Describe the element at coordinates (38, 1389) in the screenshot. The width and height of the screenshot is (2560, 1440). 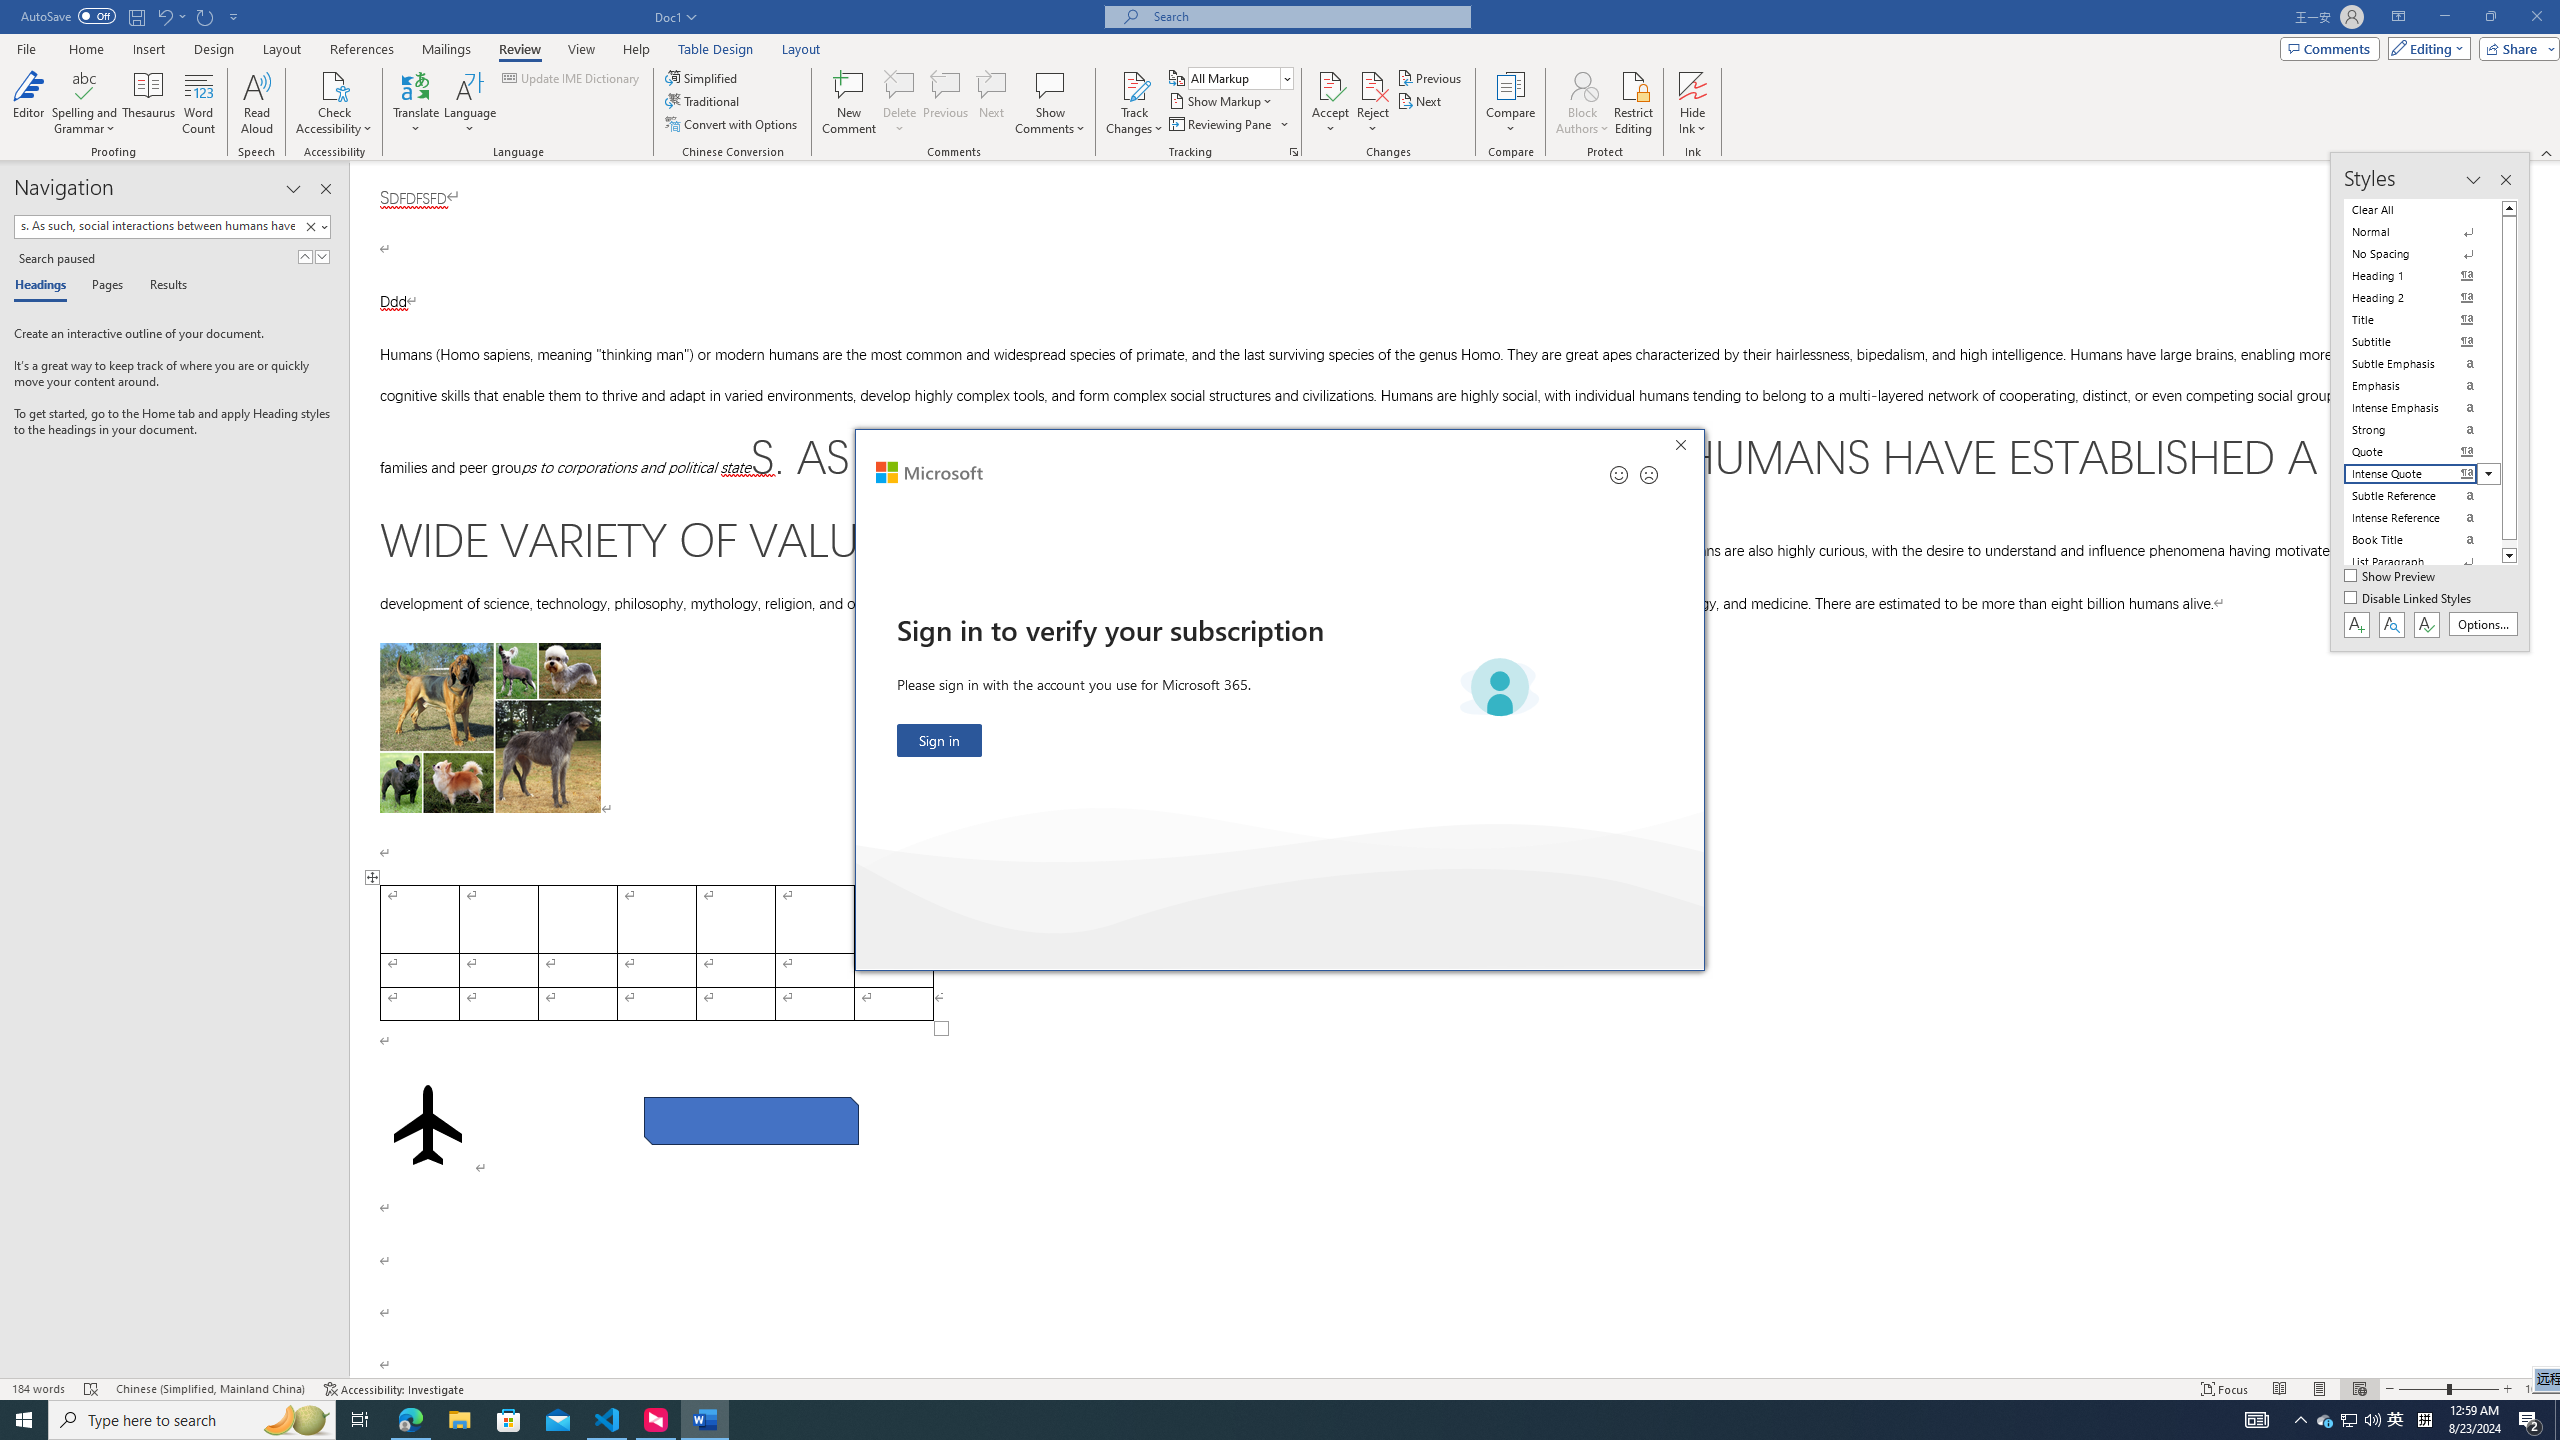
I see `'Word Count 184 words'` at that location.